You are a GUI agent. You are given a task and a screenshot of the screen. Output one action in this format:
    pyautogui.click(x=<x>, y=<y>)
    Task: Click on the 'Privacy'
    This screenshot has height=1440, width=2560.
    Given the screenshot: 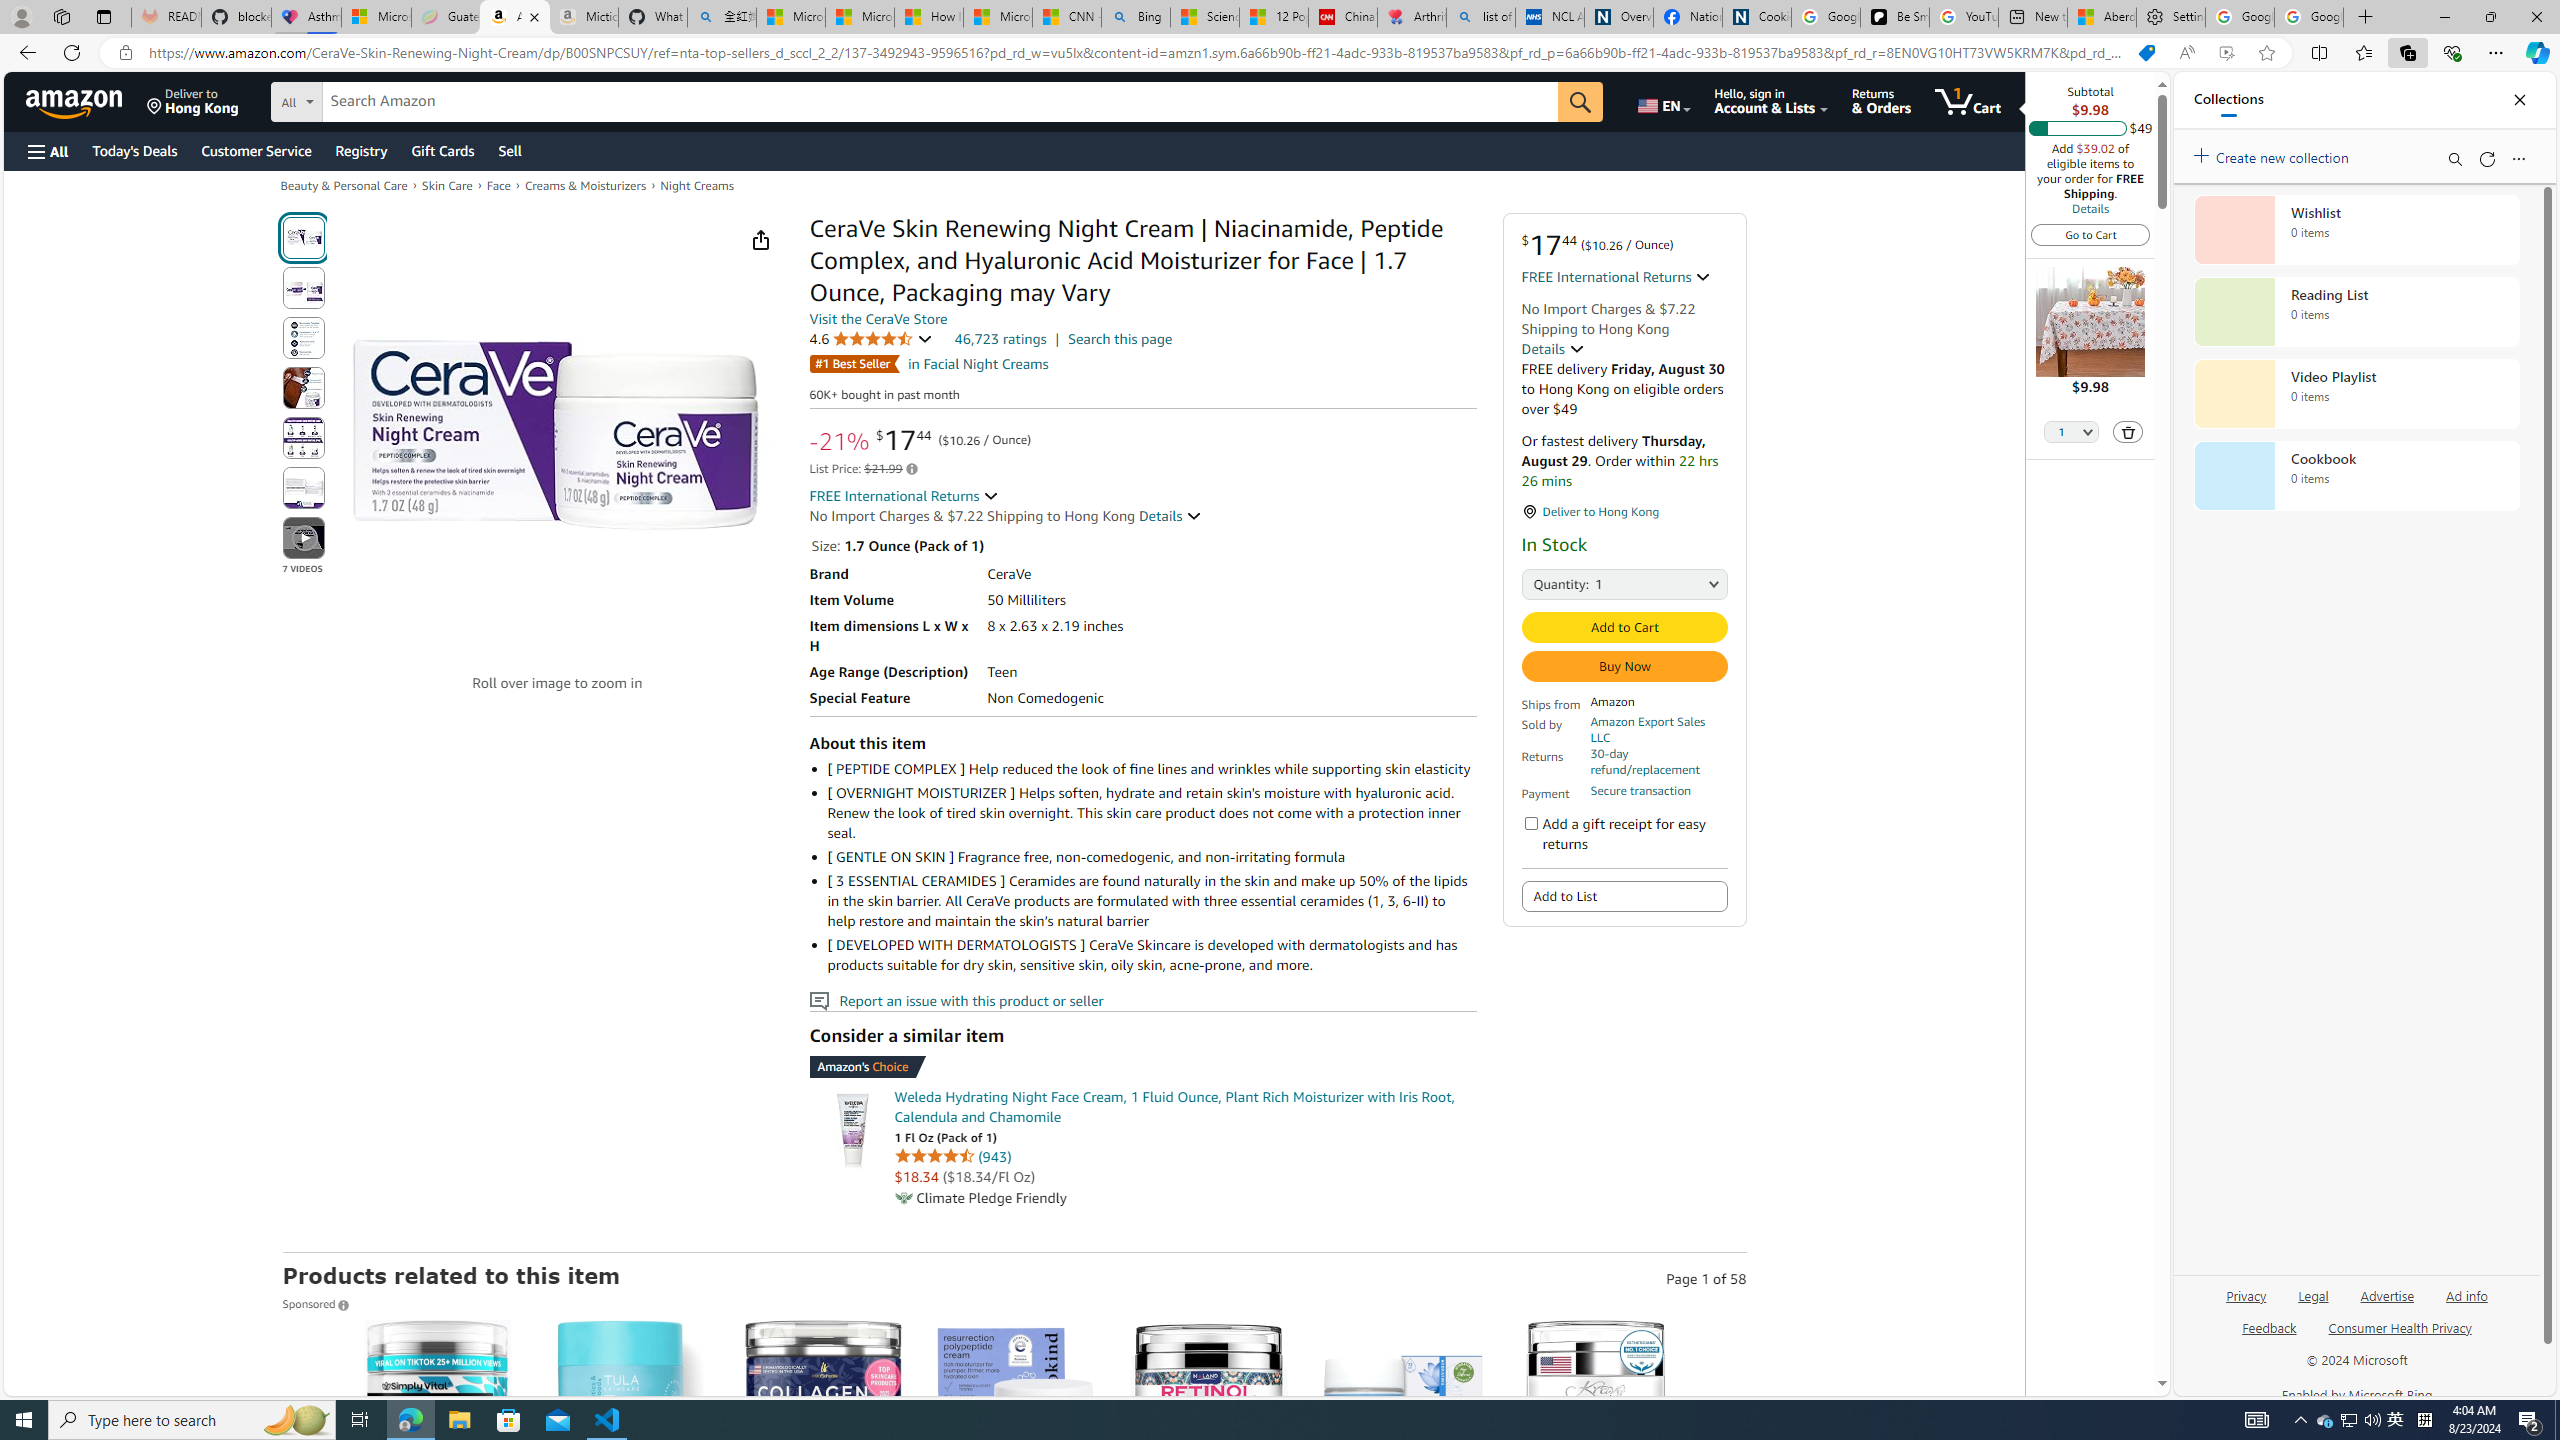 What is the action you would take?
    pyautogui.click(x=2246, y=1294)
    